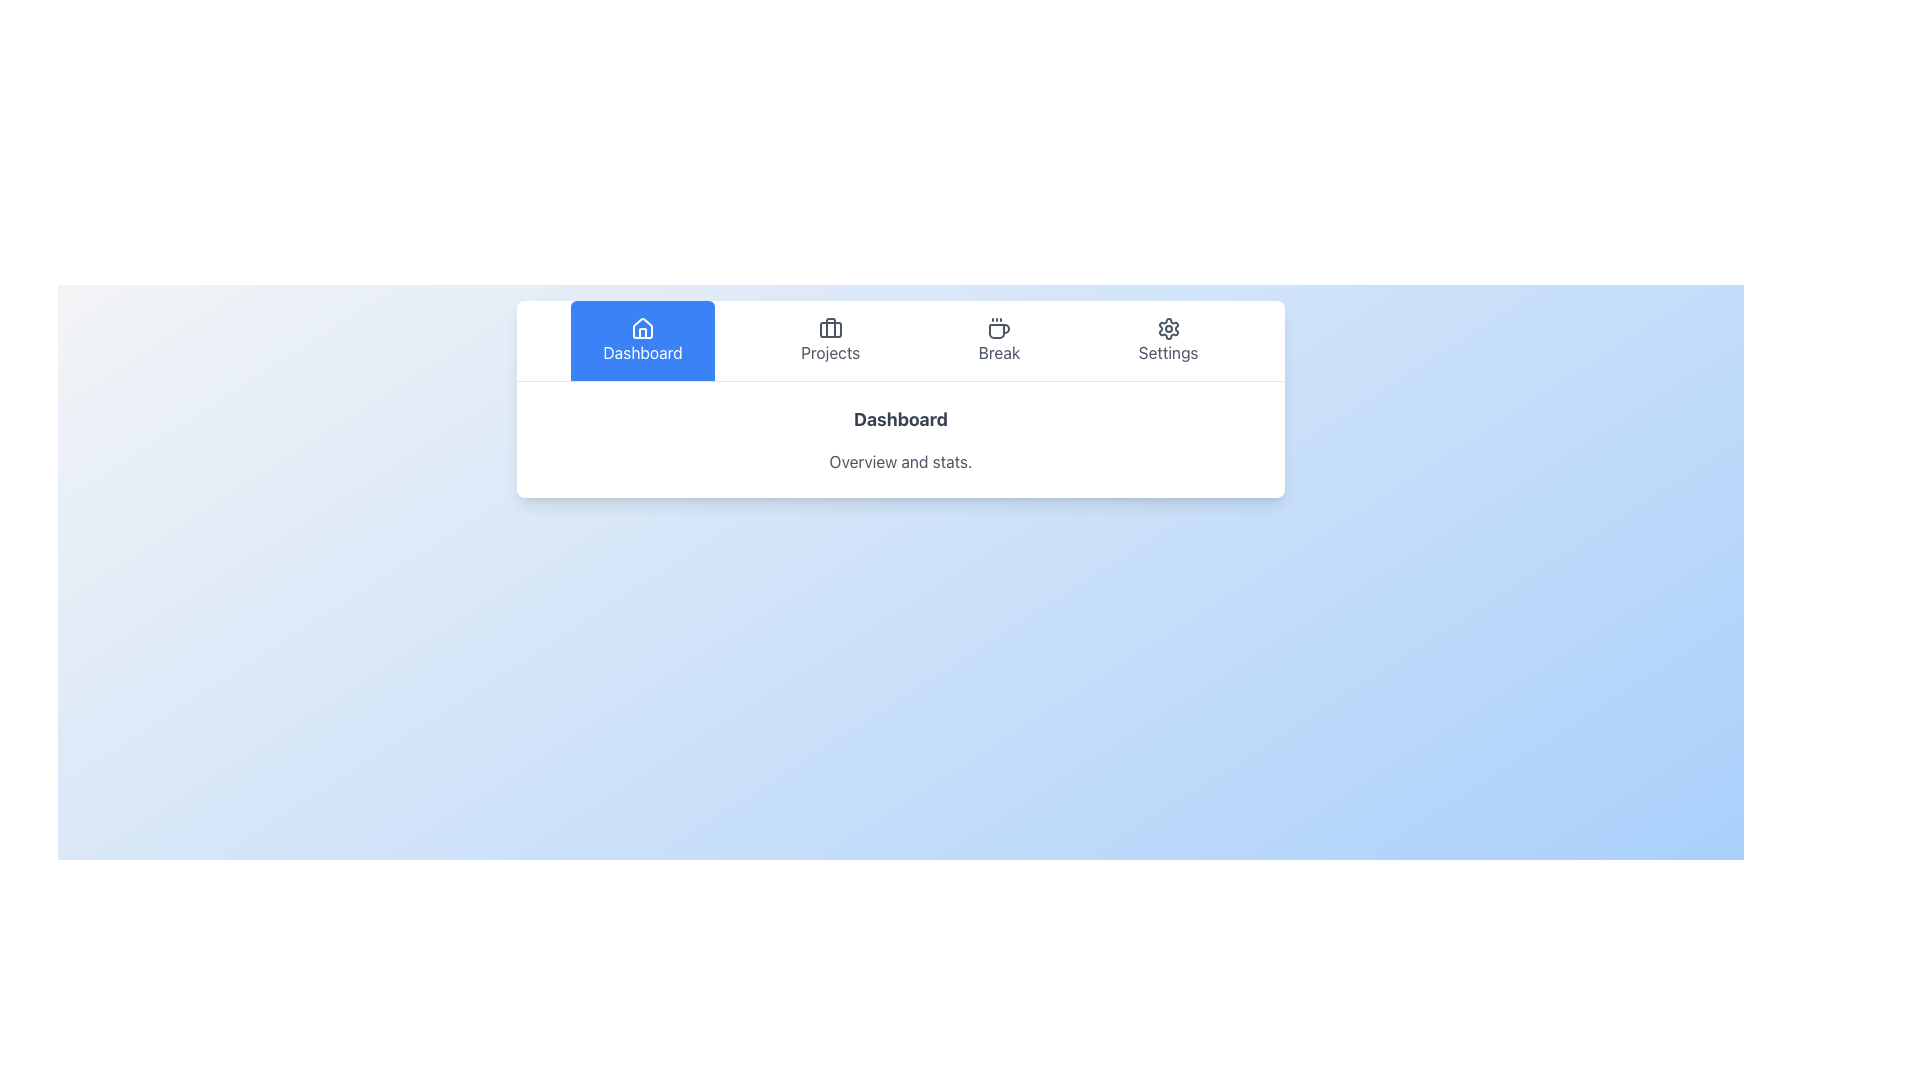  What do you see at coordinates (643, 327) in the screenshot?
I see `the navigational icon that represents access to the 'Dashboard' page` at bounding box center [643, 327].